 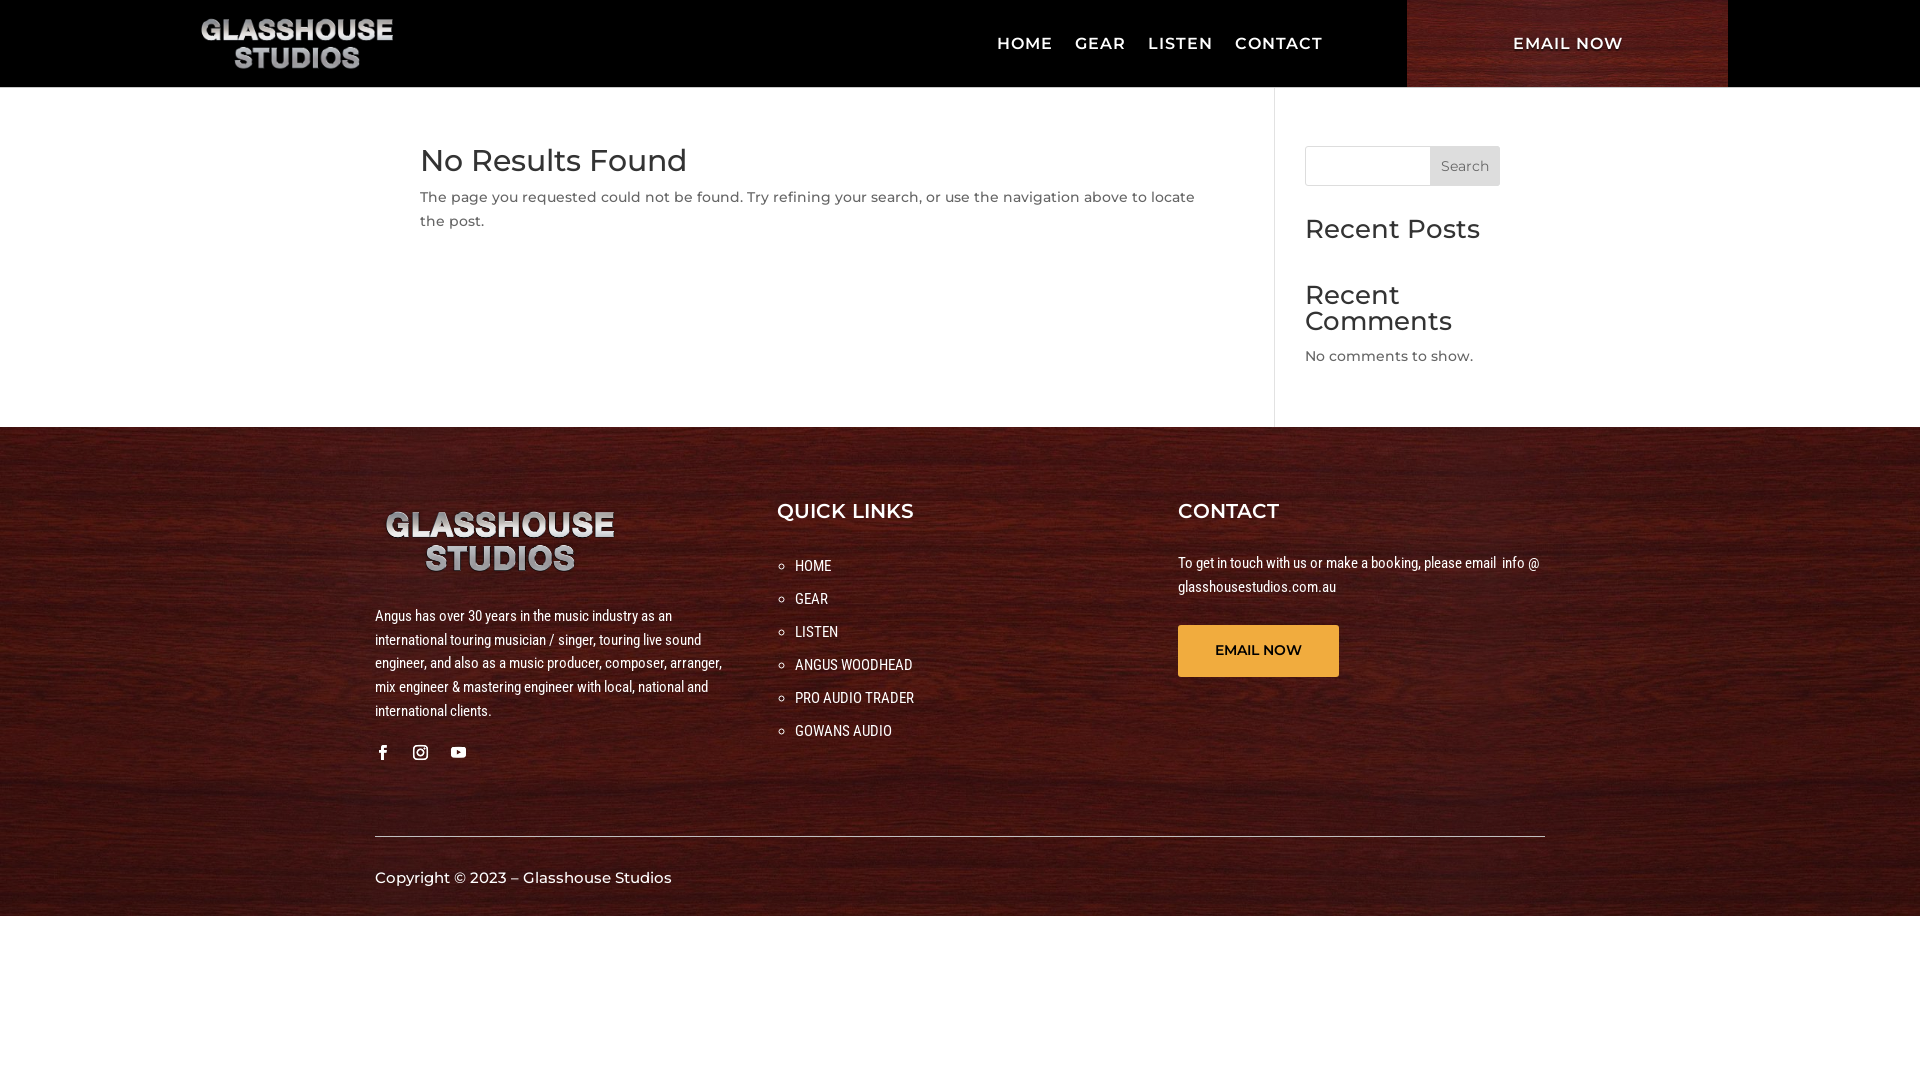 What do you see at coordinates (419, 752) in the screenshot?
I see `'Follow on Instagram'` at bounding box center [419, 752].